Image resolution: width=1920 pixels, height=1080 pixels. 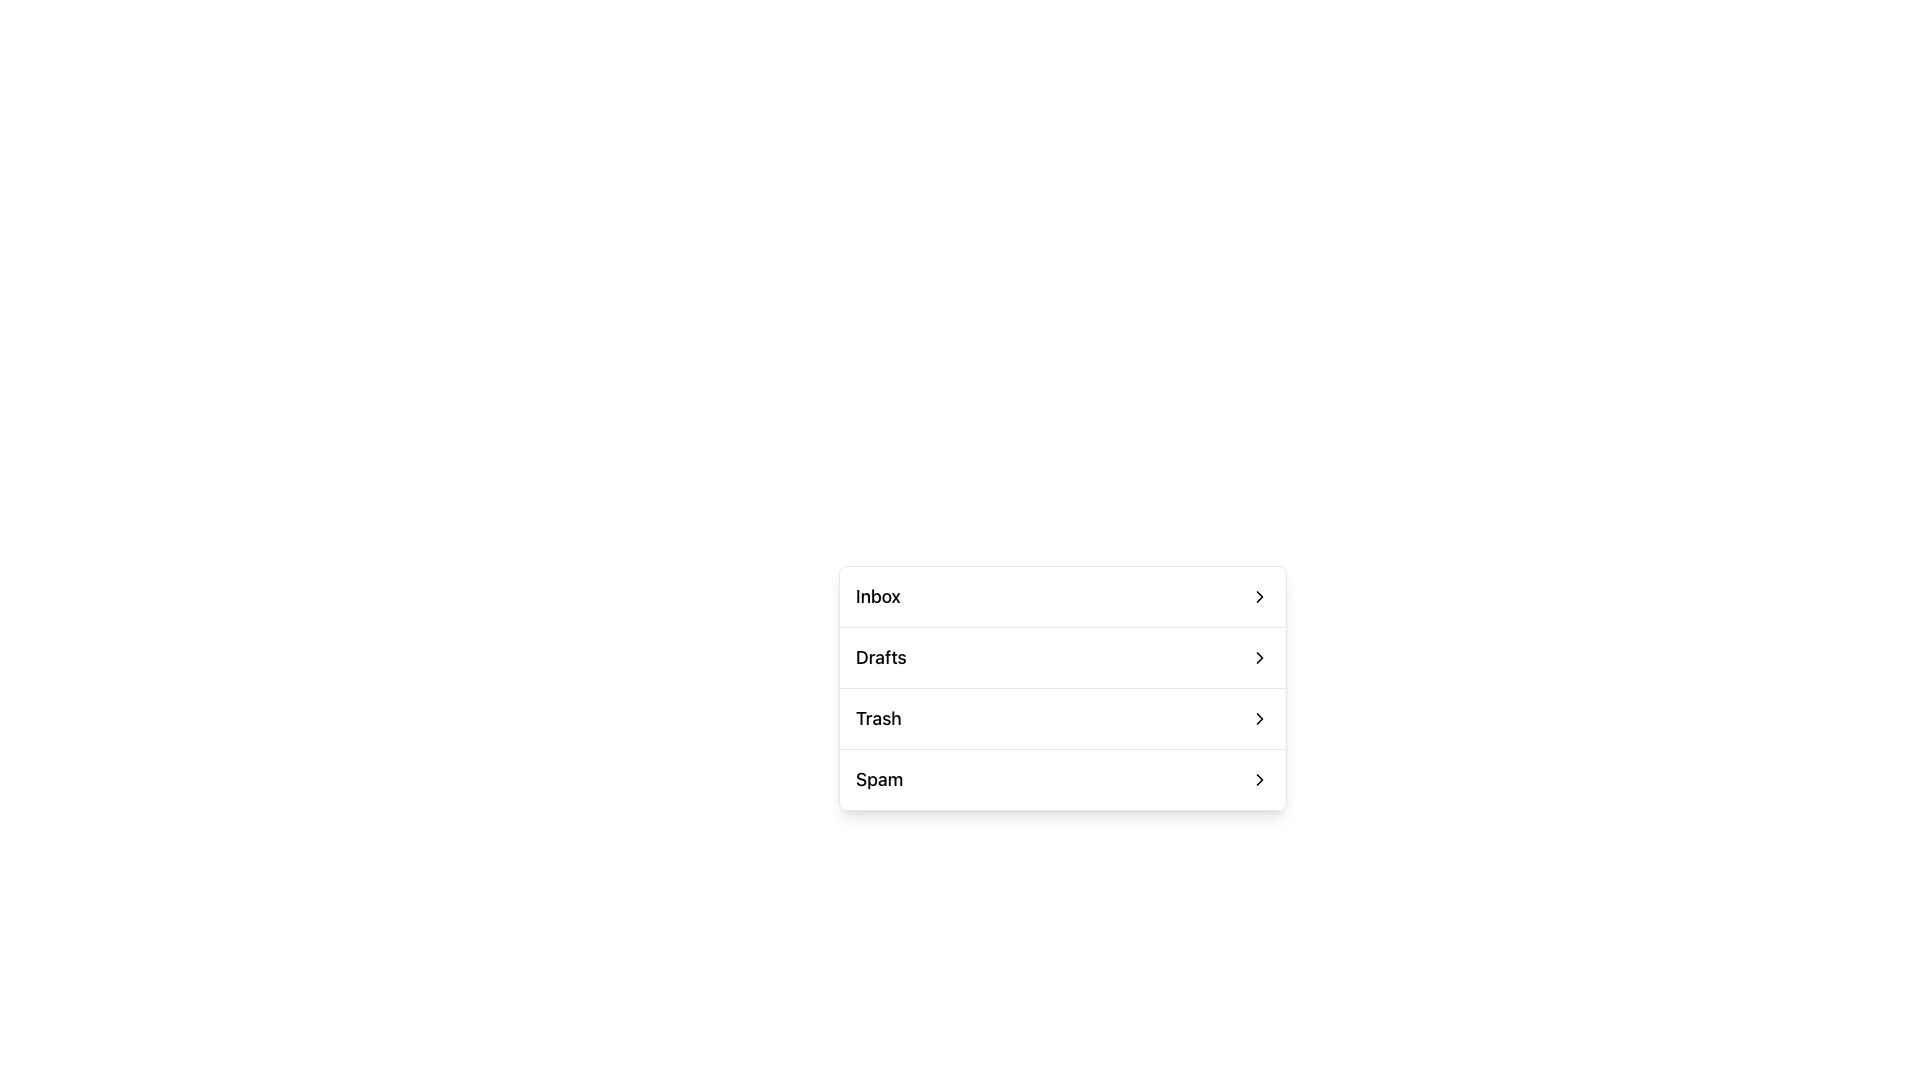 What do you see at coordinates (879, 778) in the screenshot?
I see `the text label reading 'Spam', which is styled prominently and located within the fourth entry of a vertical menu, beneath the 'Trash' menu item` at bounding box center [879, 778].